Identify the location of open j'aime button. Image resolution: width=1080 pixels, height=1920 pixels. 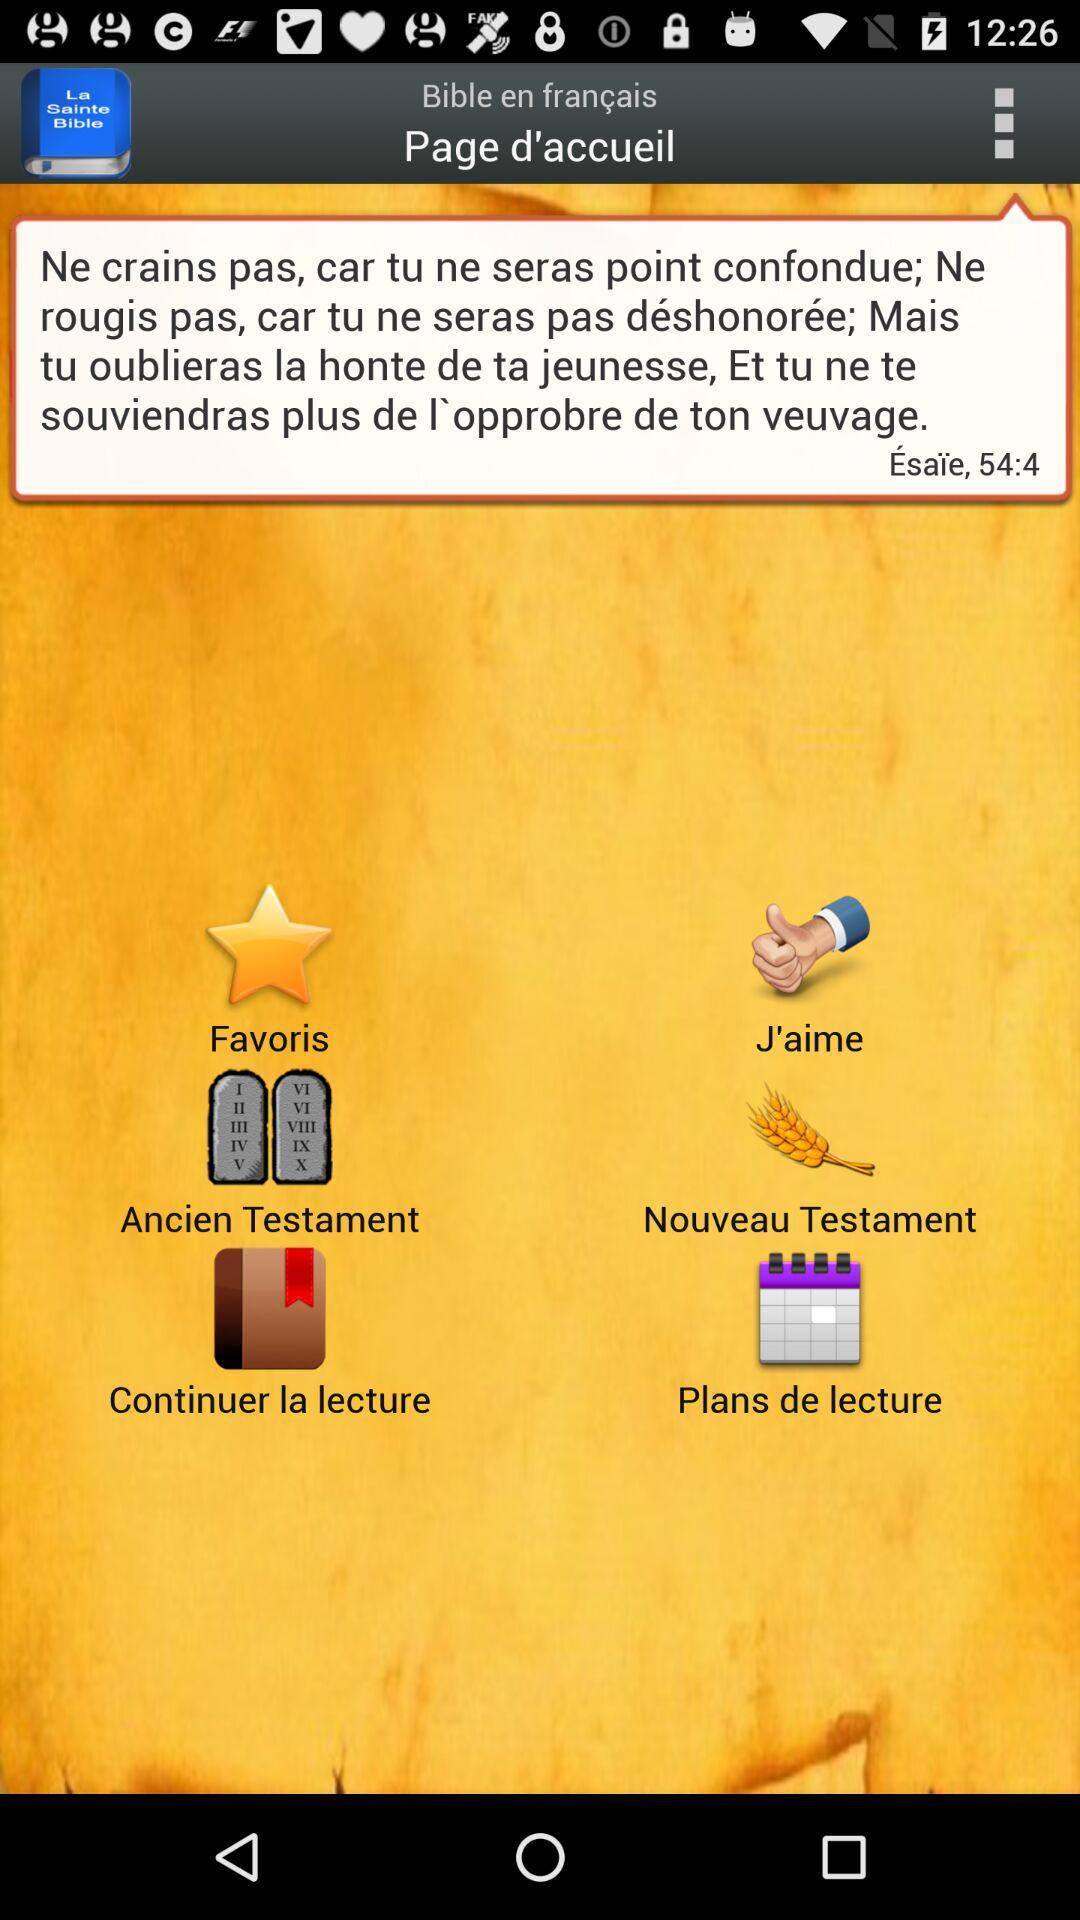
(808, 945).